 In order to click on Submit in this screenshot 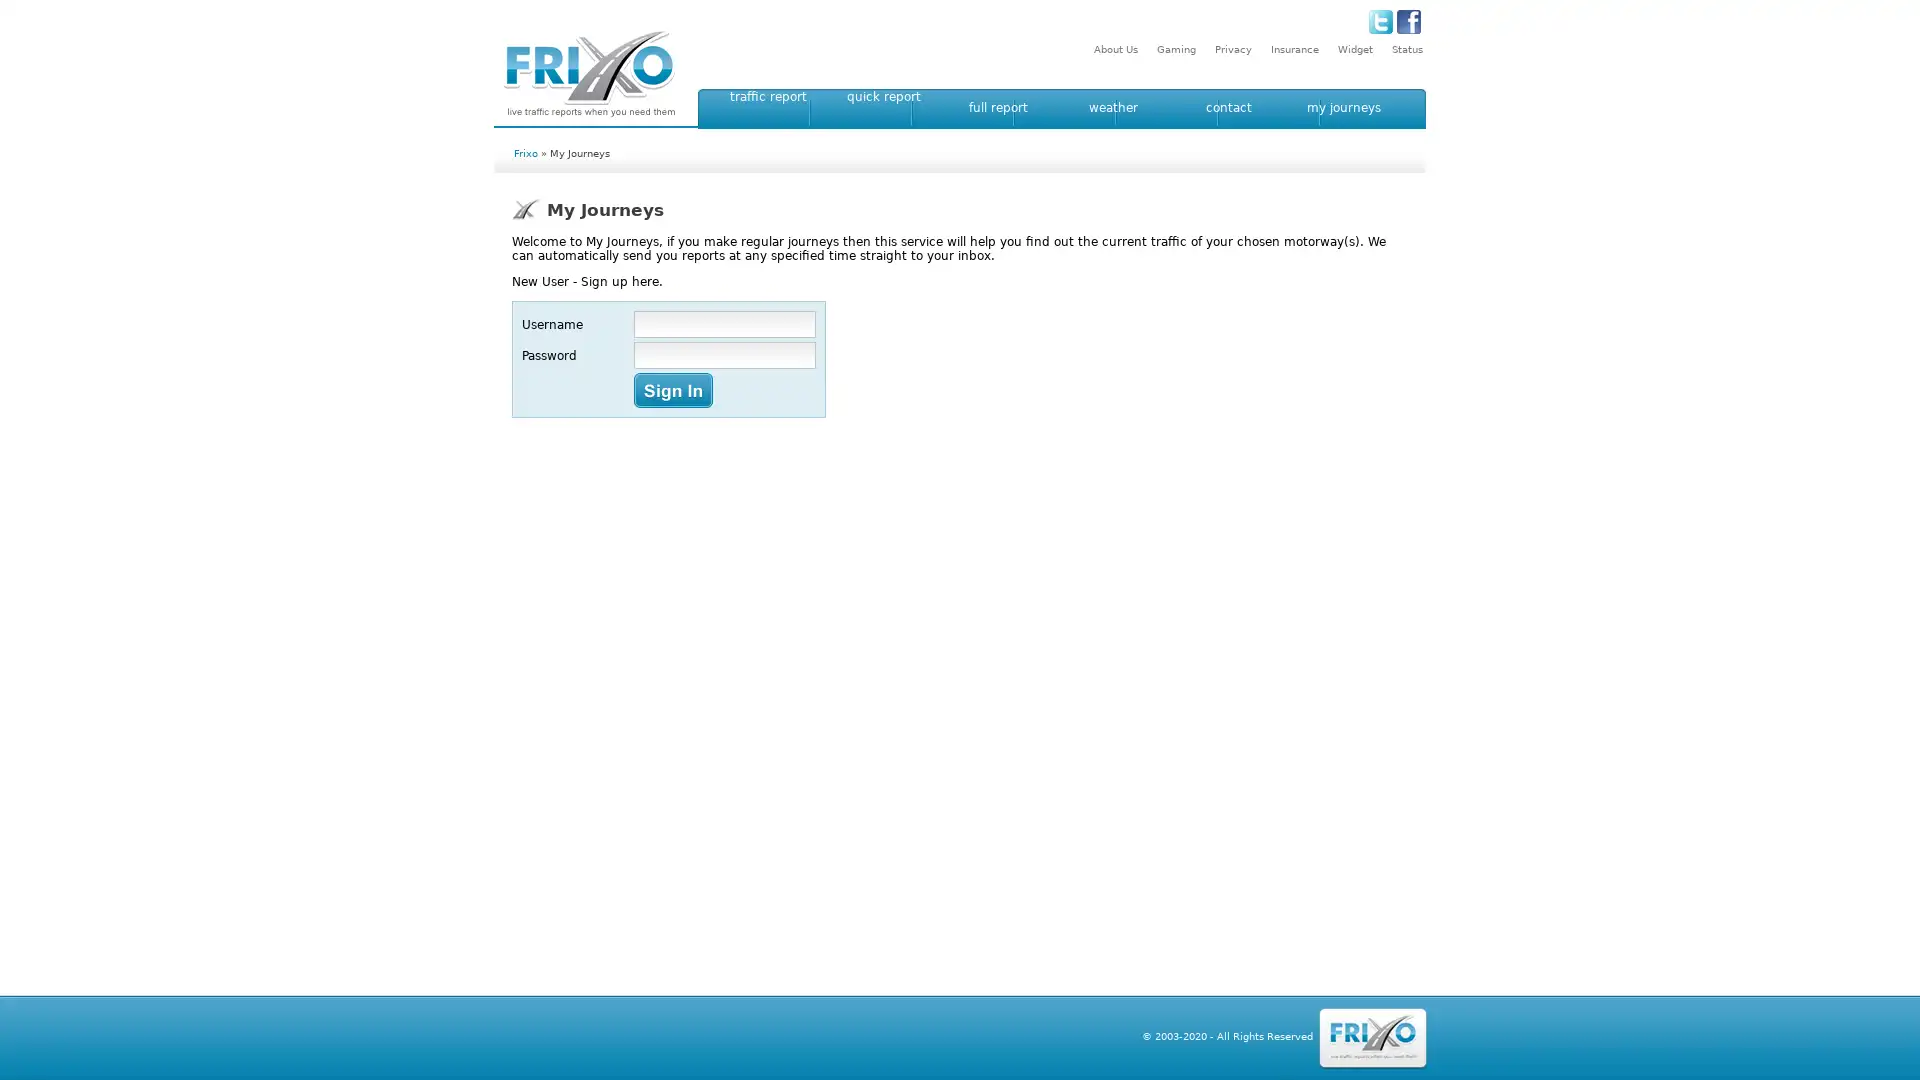, I will do `click(673, 390)`.